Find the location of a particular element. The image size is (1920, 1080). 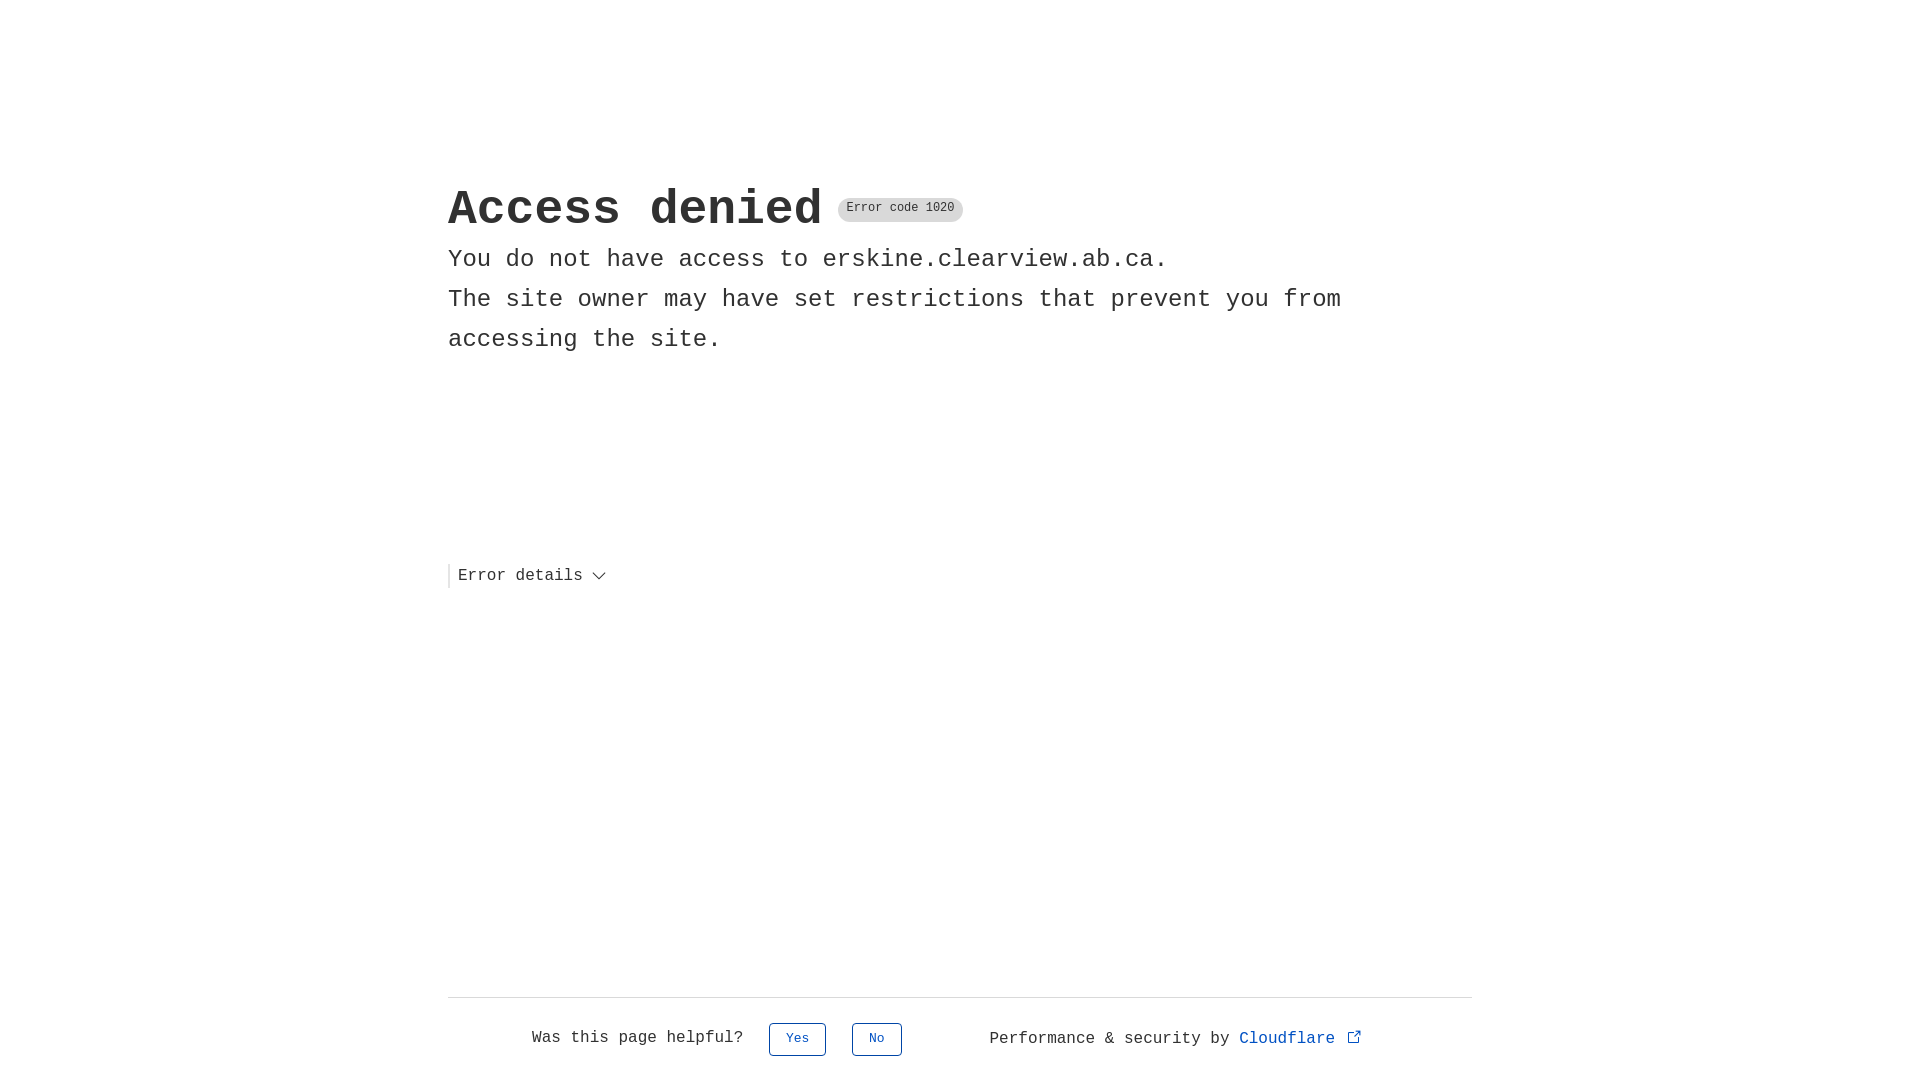

'Opens in new tab' is located at coordinates (1354, 1035).